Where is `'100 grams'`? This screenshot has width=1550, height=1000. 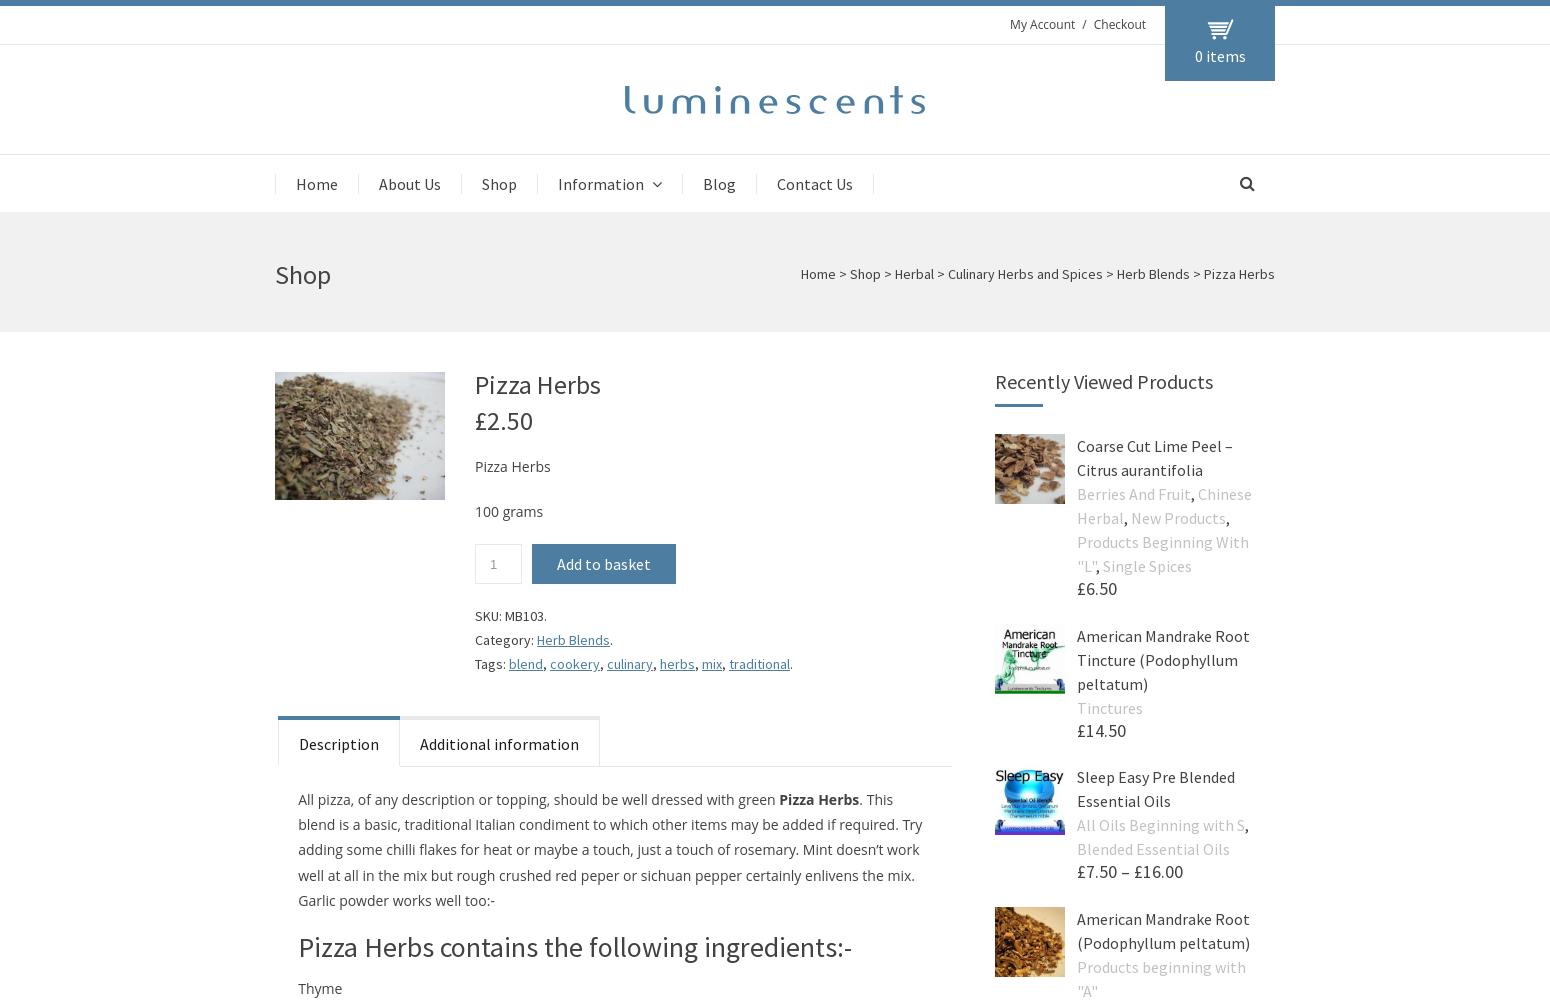 '100 grams' is located at coordinates (508, 511).